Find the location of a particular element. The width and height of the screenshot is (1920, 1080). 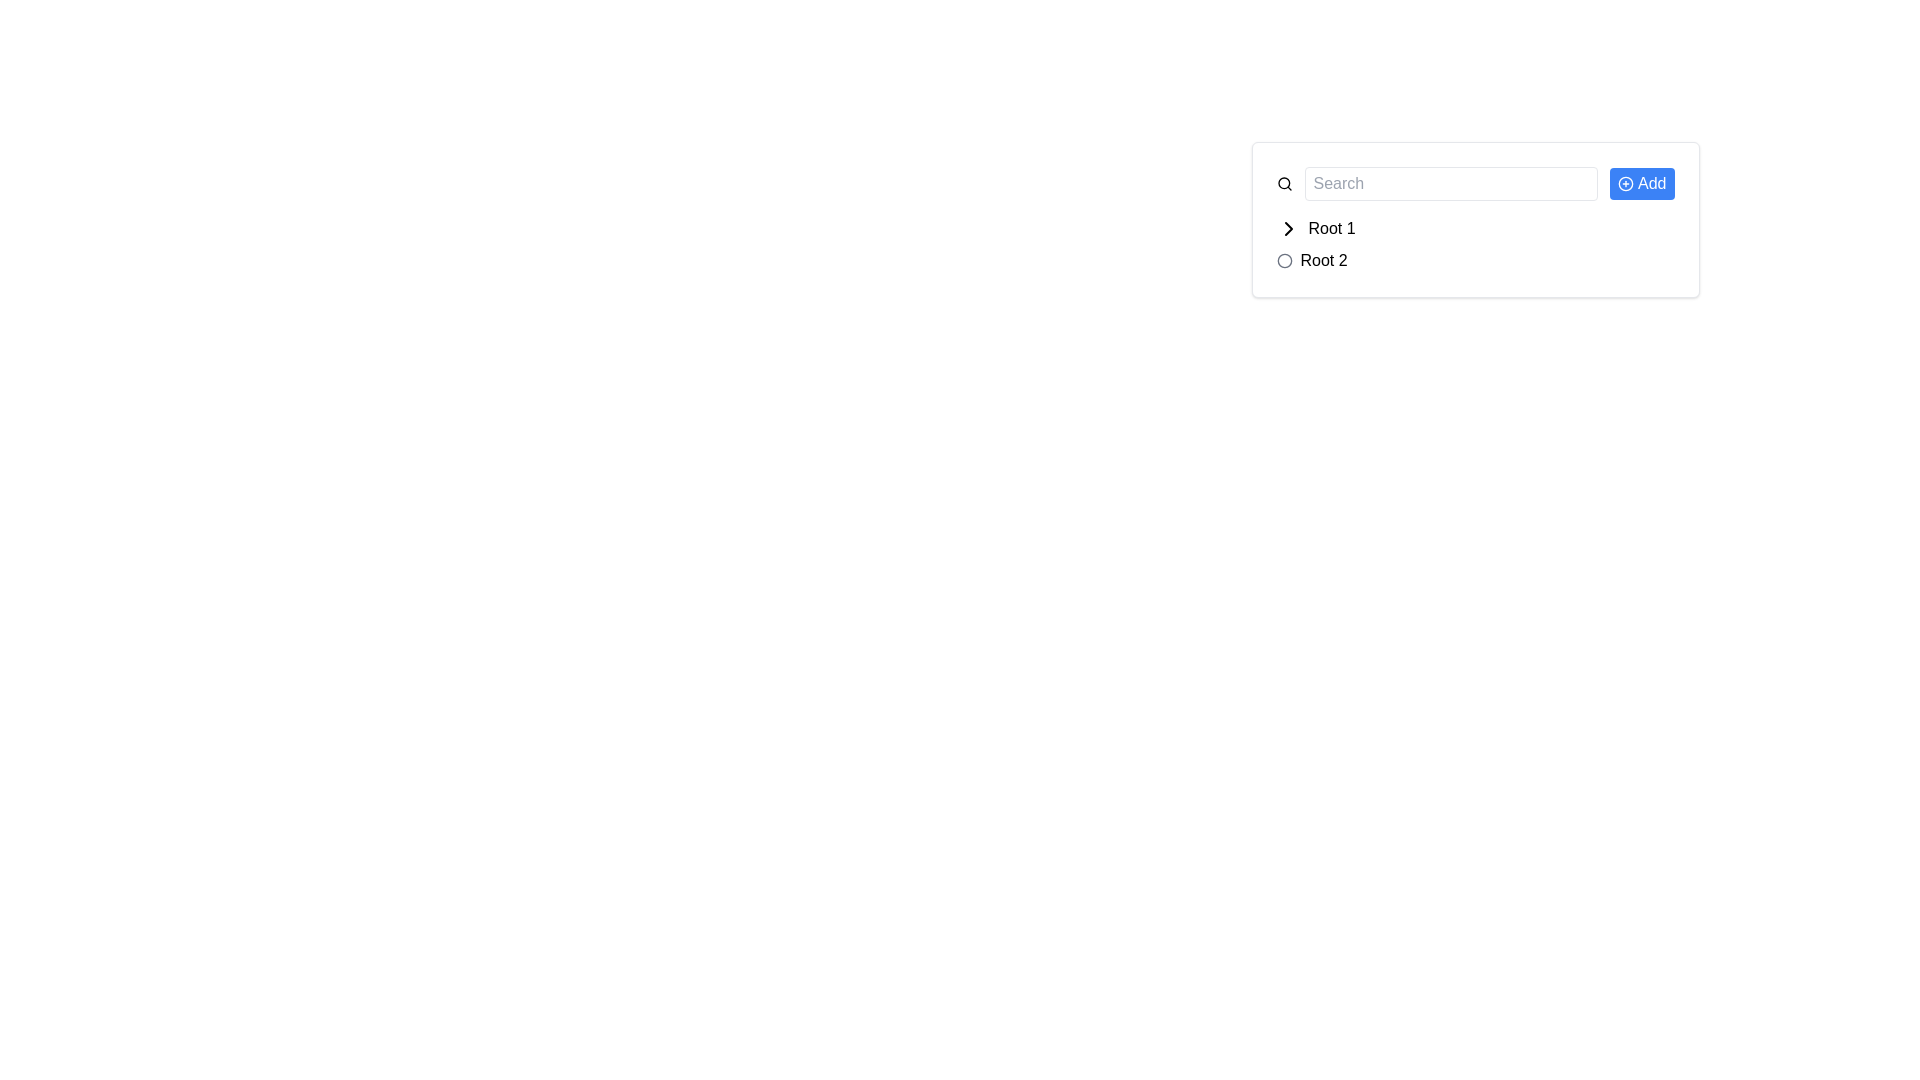

the right-pointing chevron icon is located at coordinates (1288, 227).